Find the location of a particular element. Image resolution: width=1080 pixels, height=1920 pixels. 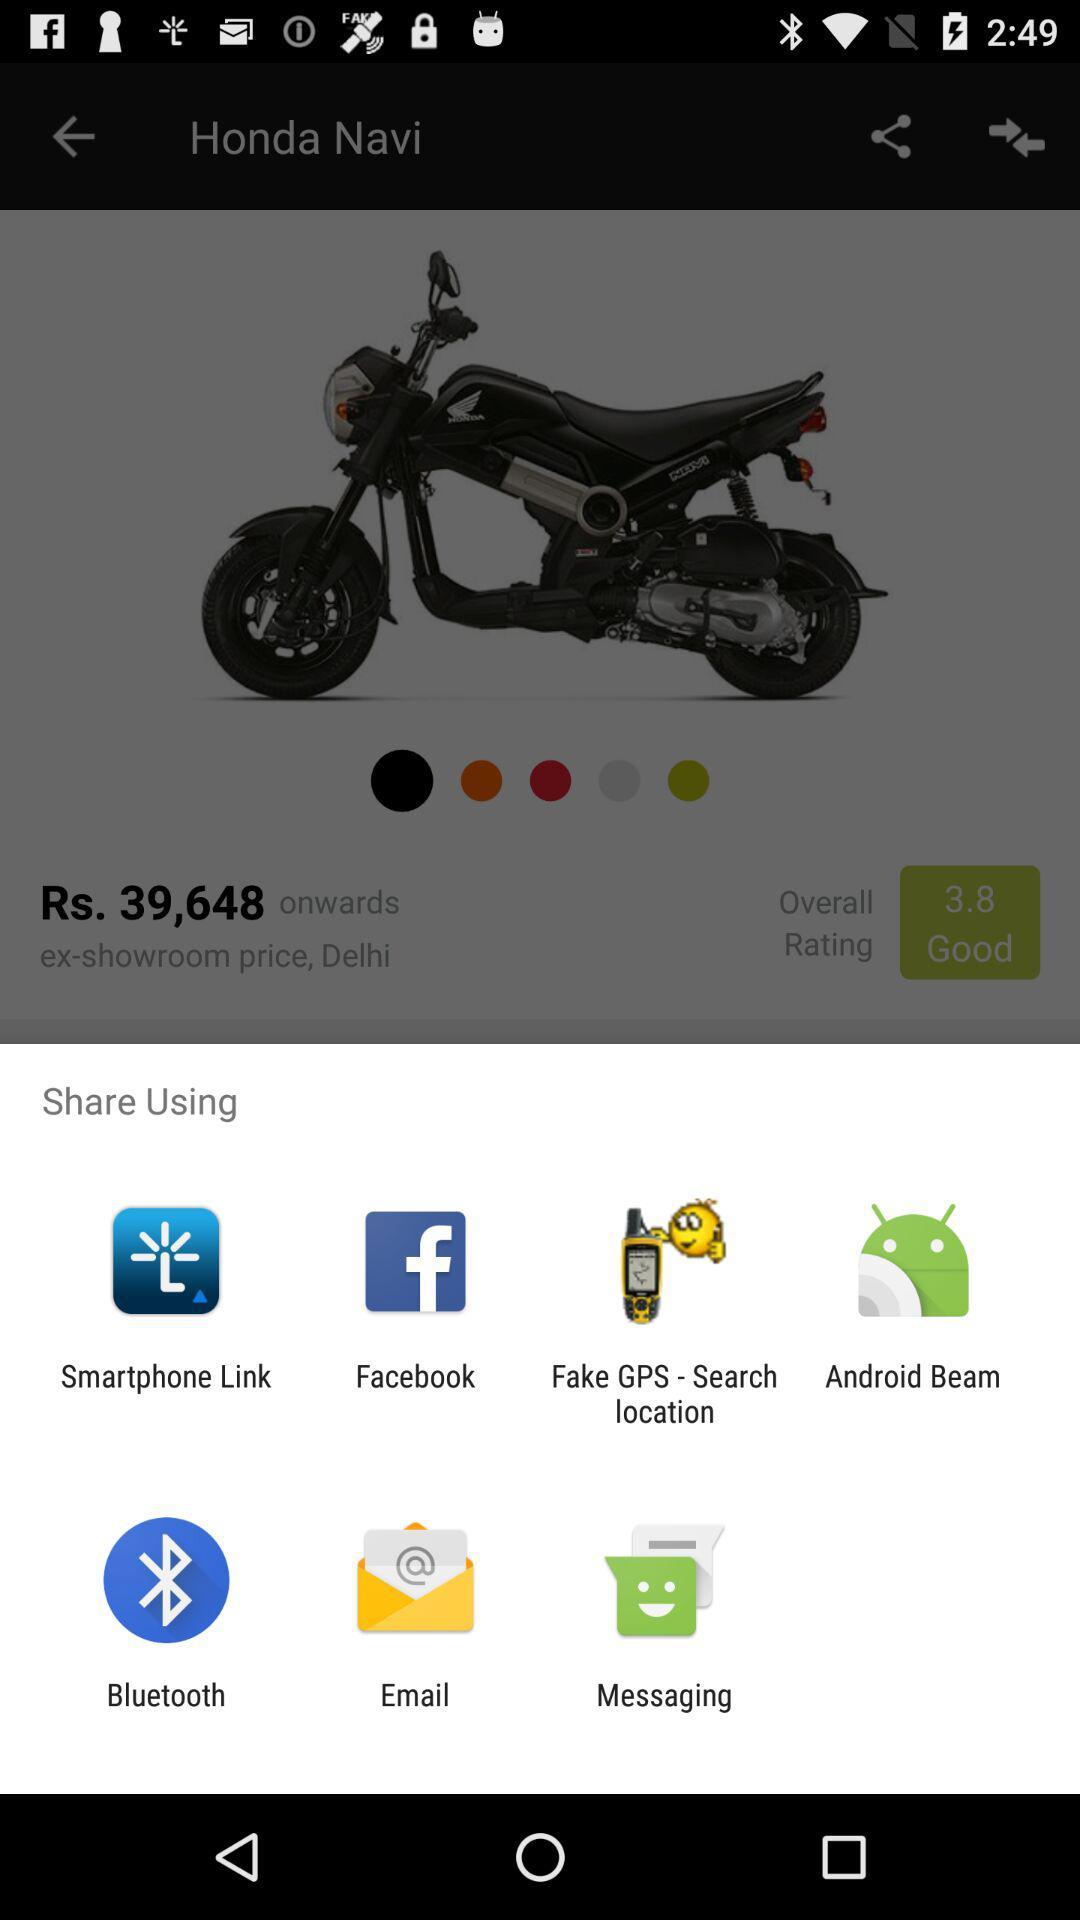

the app to the left of email item is located at coordinates (165, 1711).